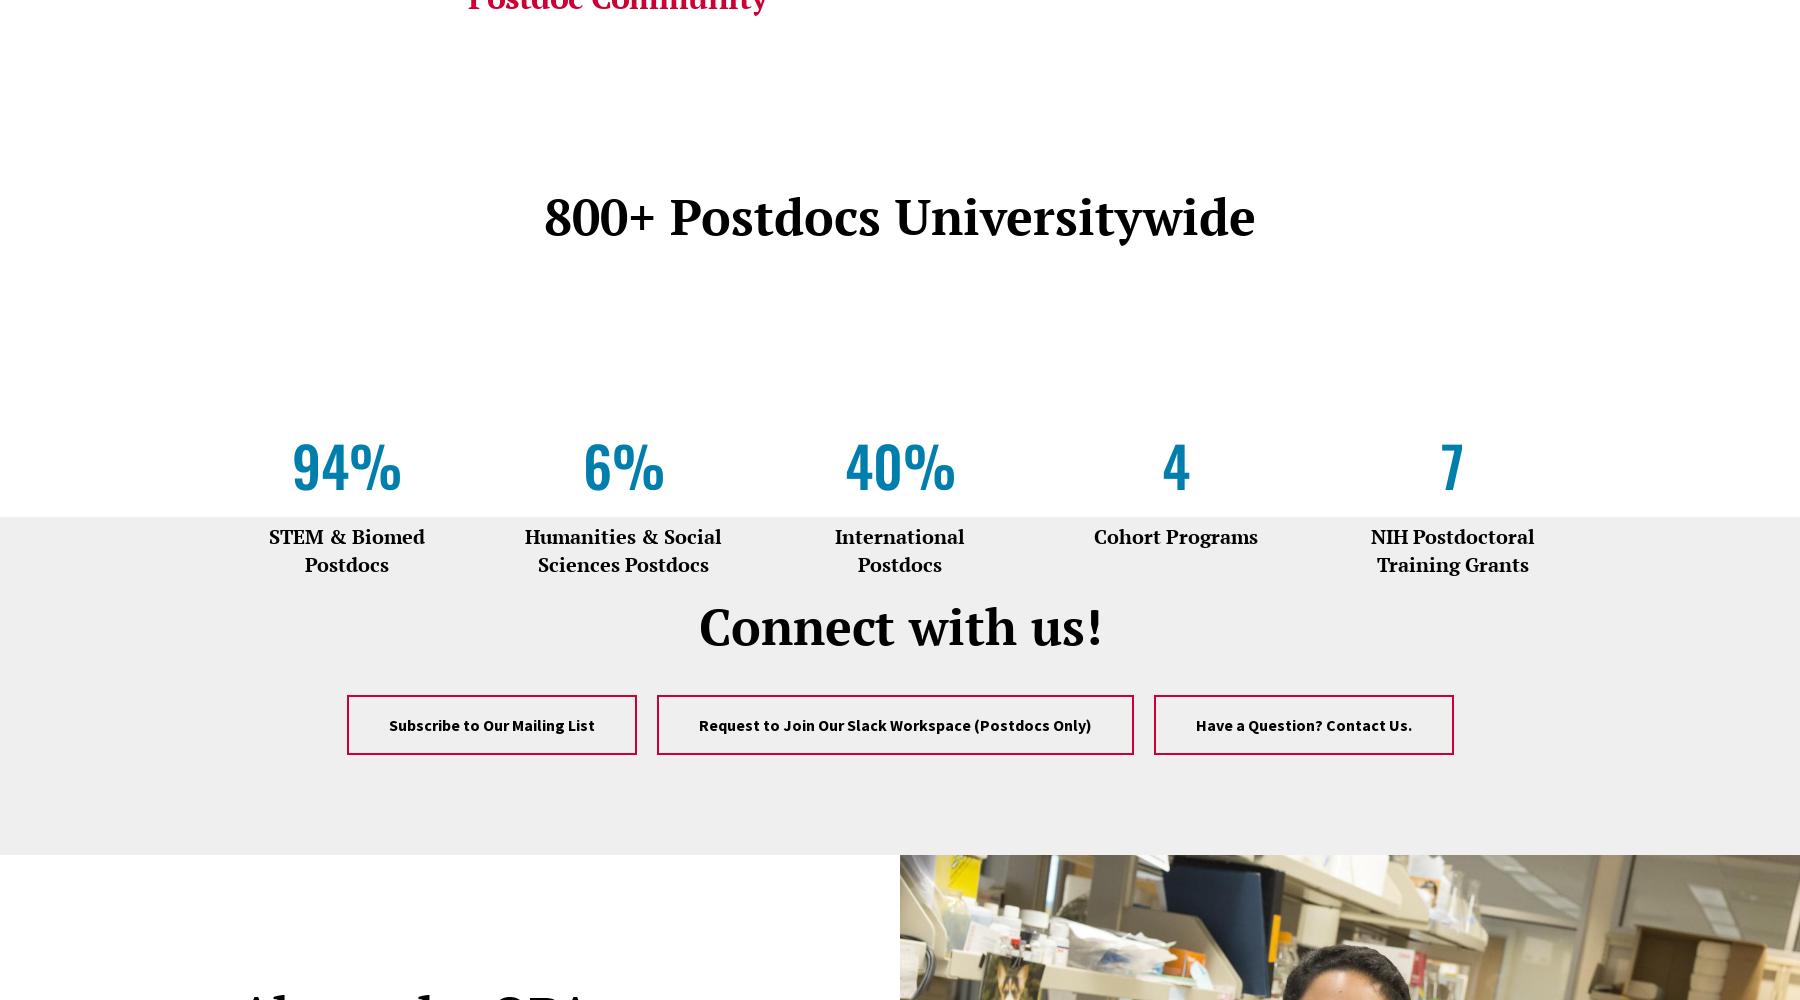 The height and width of the screenshot is (1000, 1800). What do you see at coordinates (697, 723) in the screenshot?
I see `'Request to Join Our Slack Workspace (Postdocs Only)'` at bounding box center [697, 723].